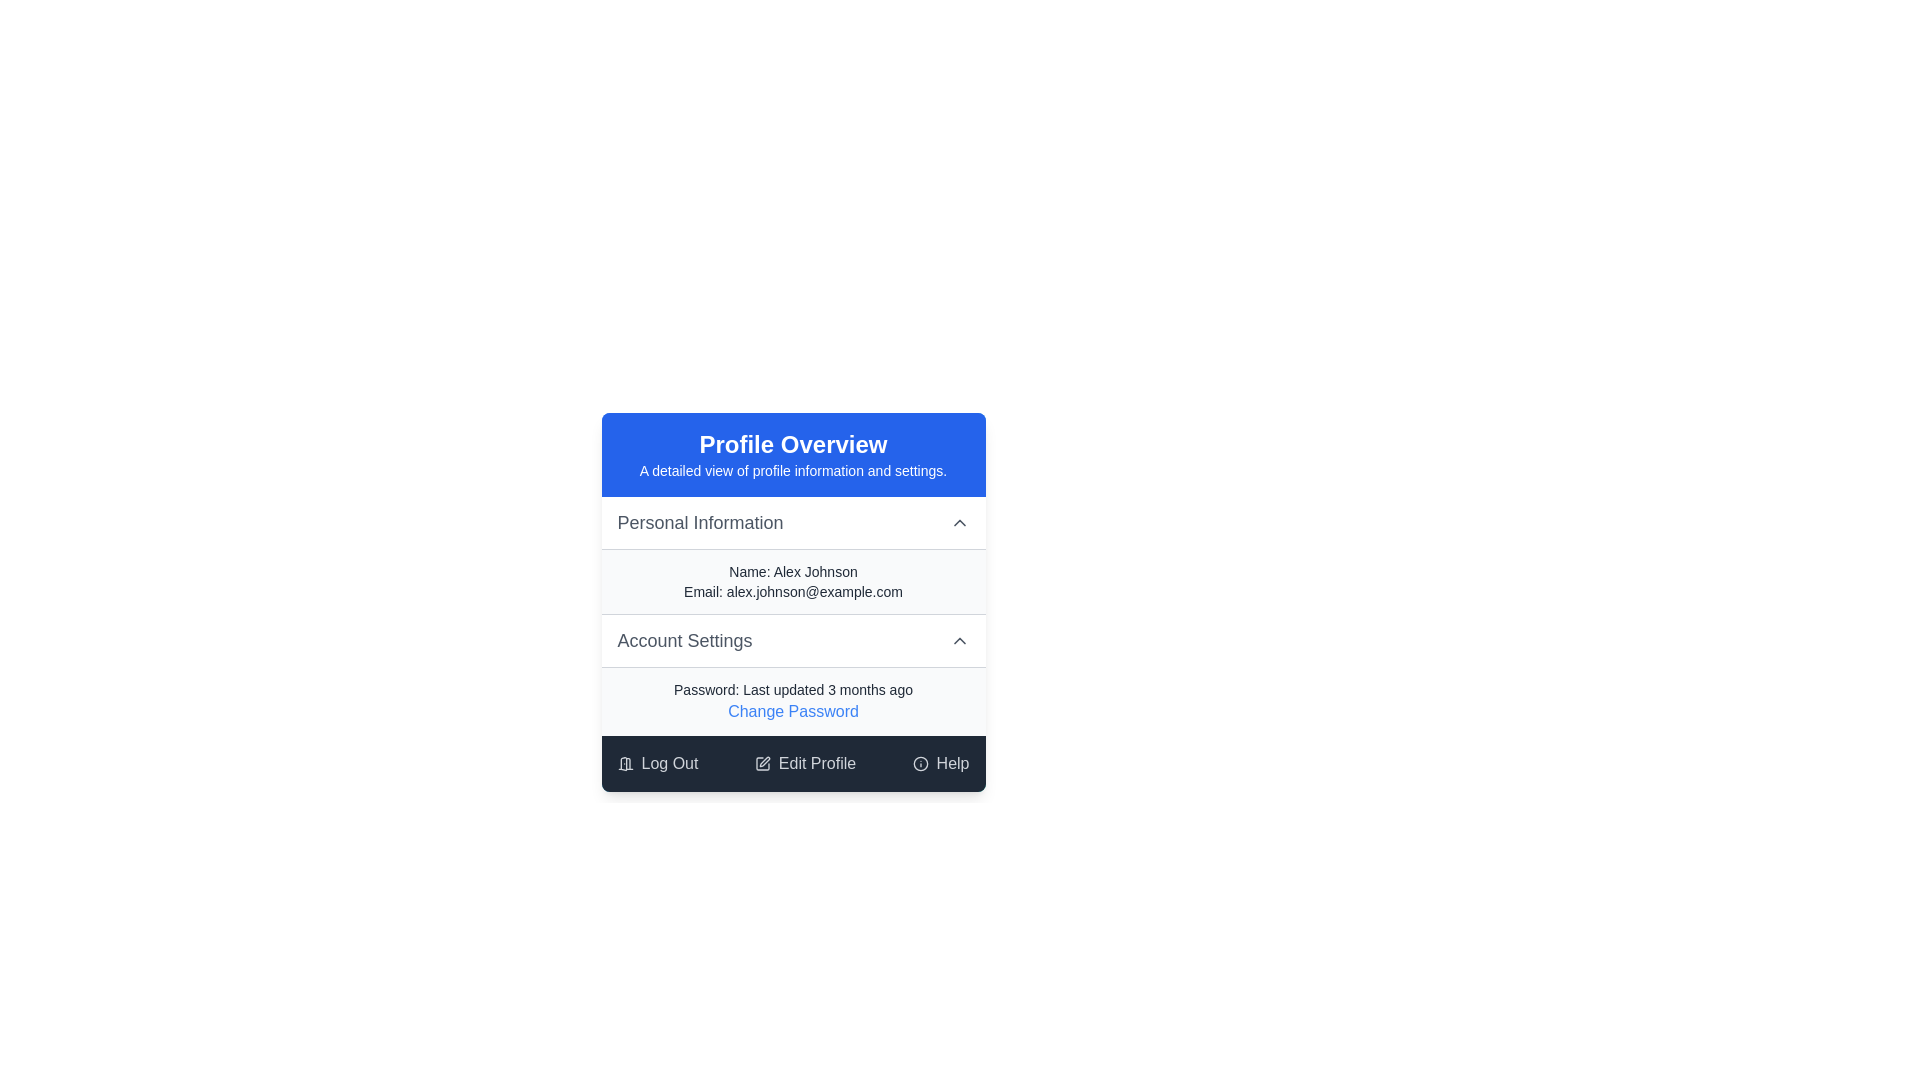 The width and height of the screenshot is (1920, 1080). Describe the element at coordinates (792, 470) in the screenshot. I see `the static text that reads 'A detailed view of profile information and settings.' located below the 'Profile Overview' heading within the blue background section` at that location.